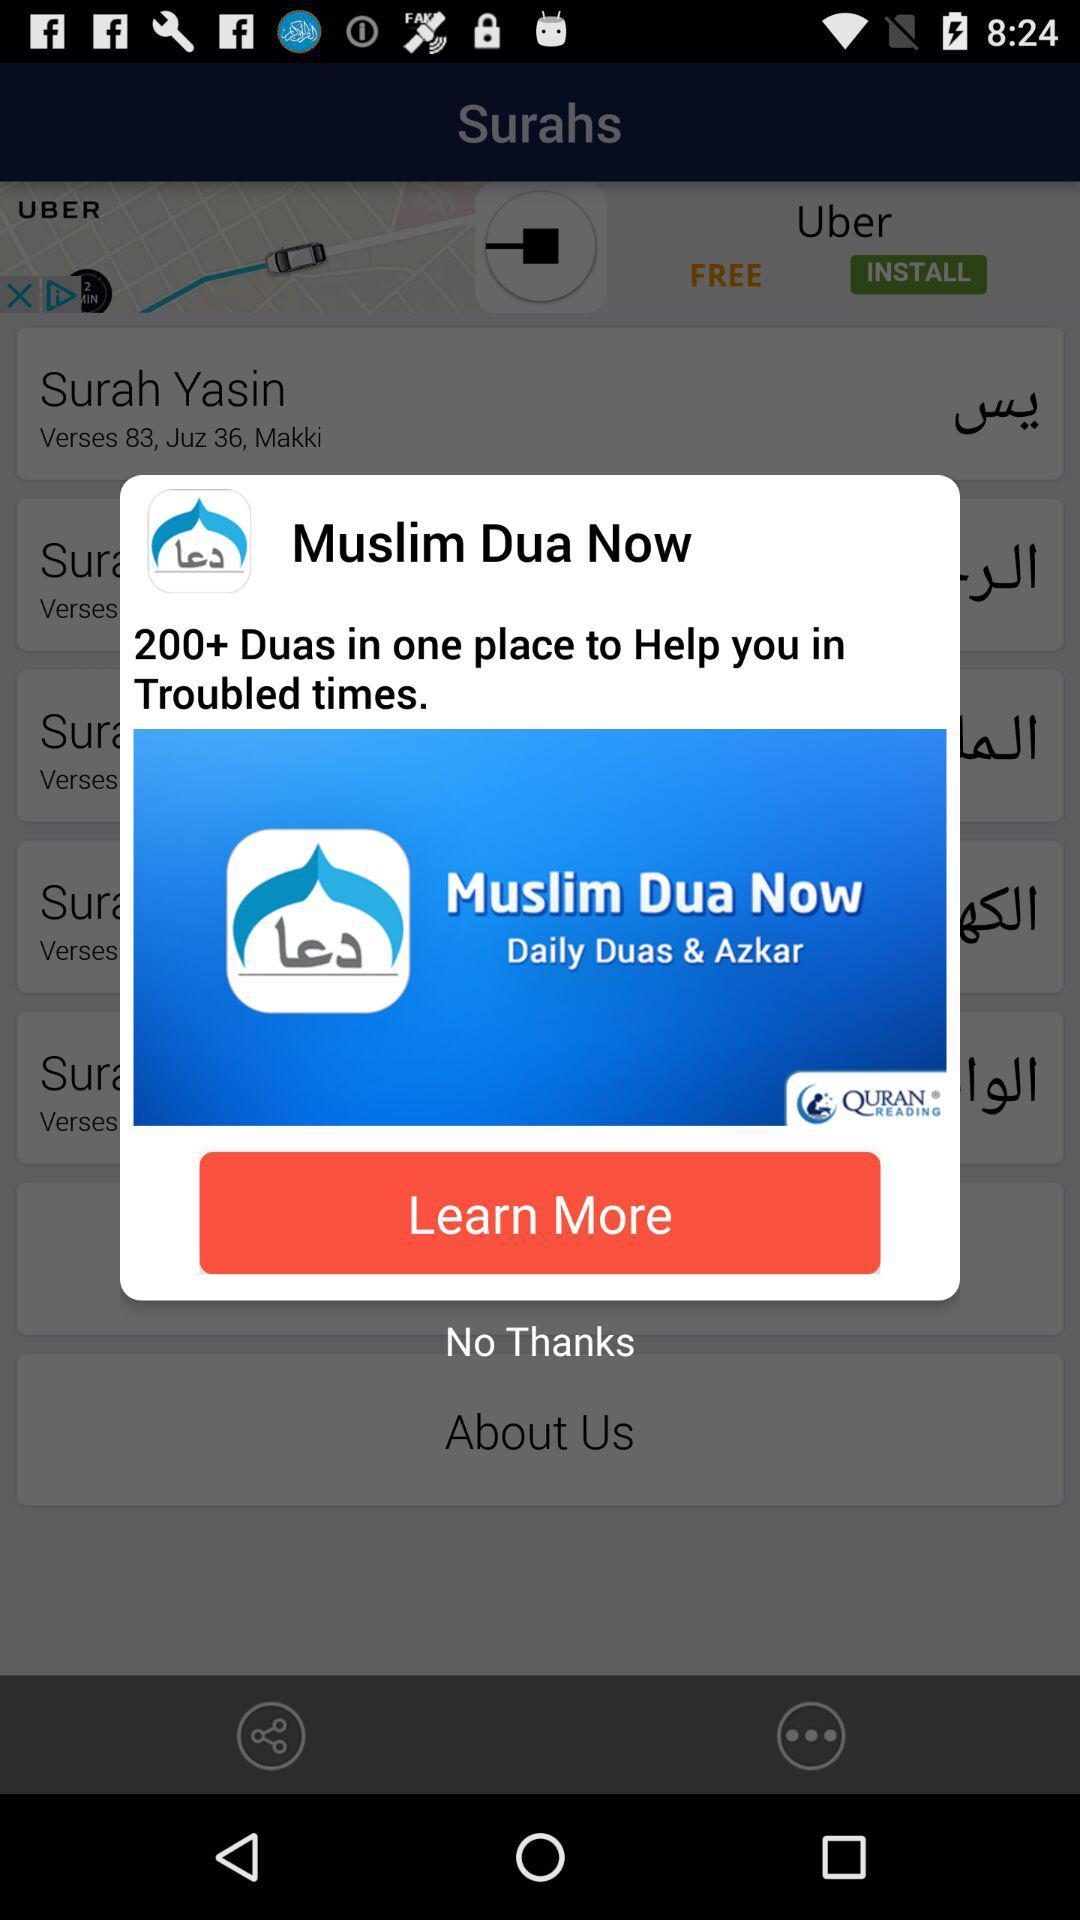  Describe the element at coordinates (540, 1340) in the screenshot. I see `the no thanks at the bottom` at that location.